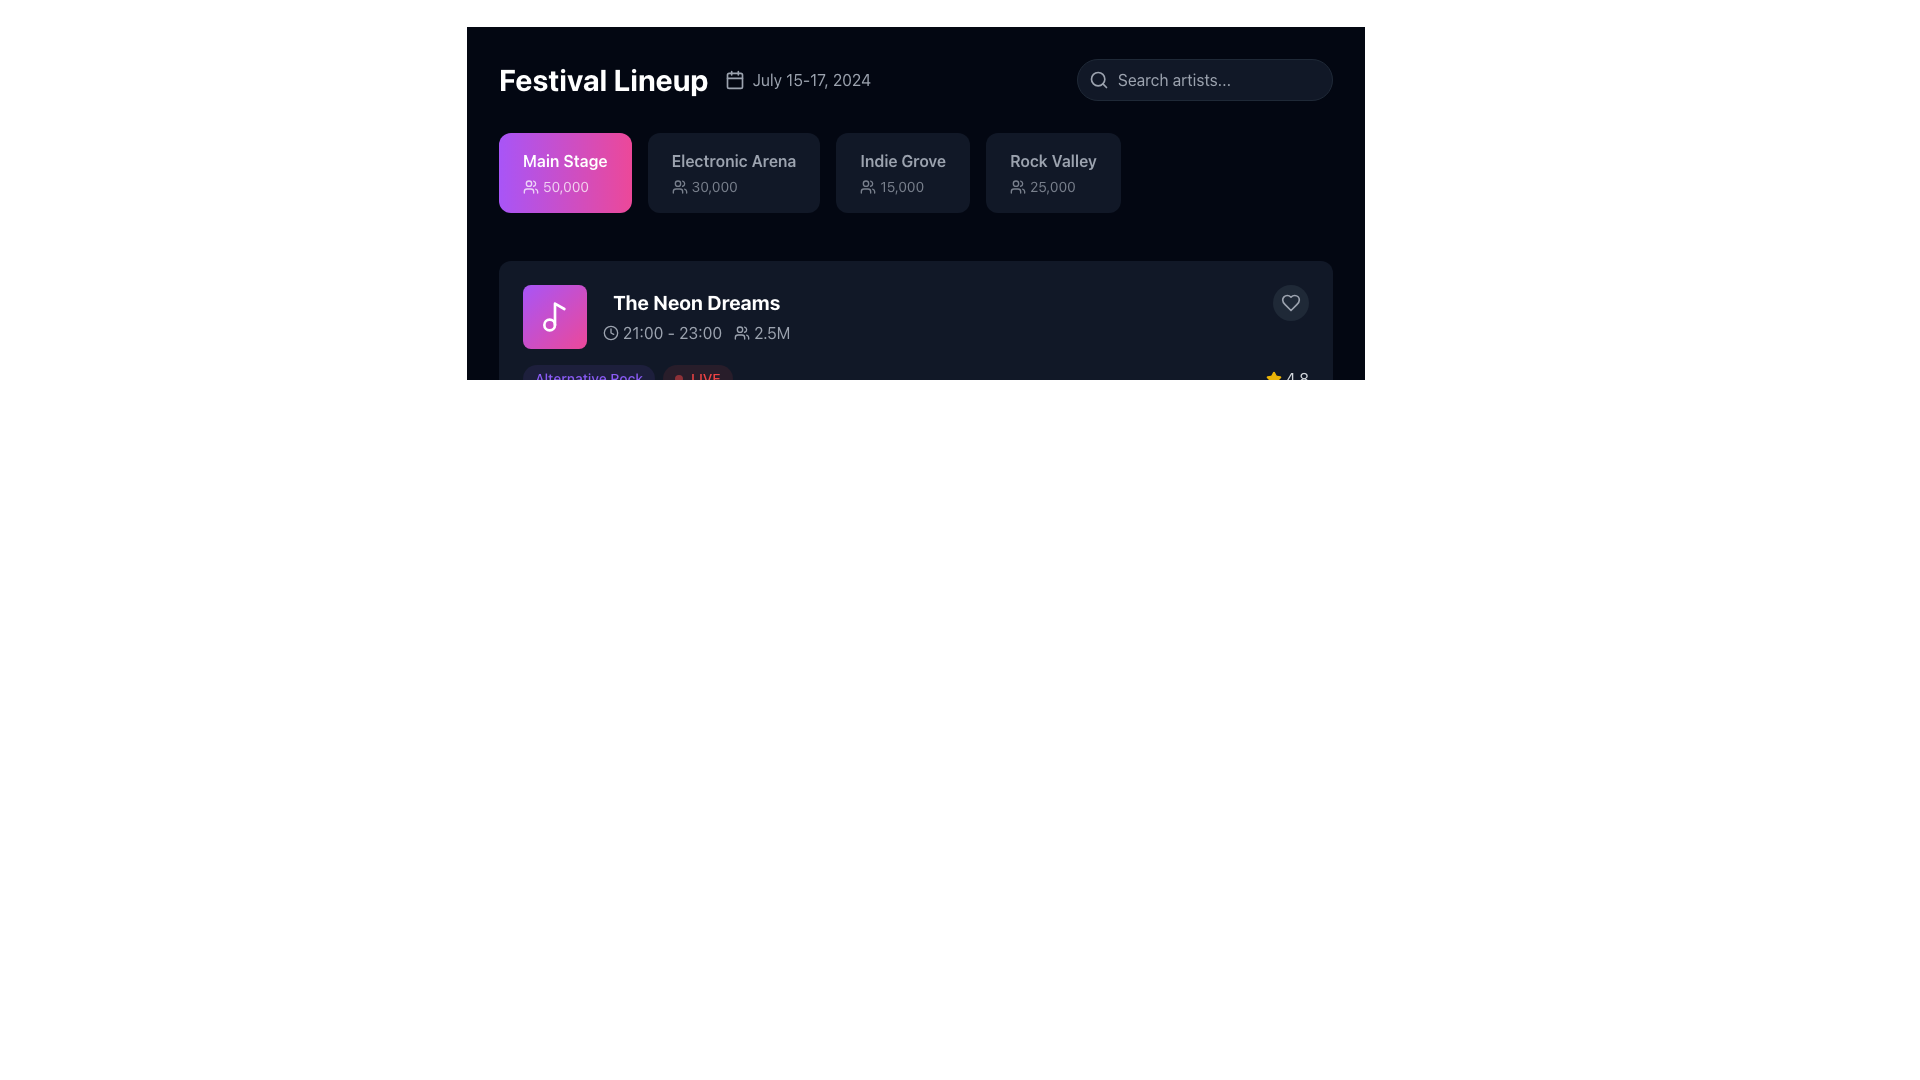  What do you see at coordinates (609, 331) in the screenshot?
I see `circular graphical element representing the clock icon located on the left side of the event details section next to the time information ('21:00 - 23:00')` at bounding box center [609, 331].